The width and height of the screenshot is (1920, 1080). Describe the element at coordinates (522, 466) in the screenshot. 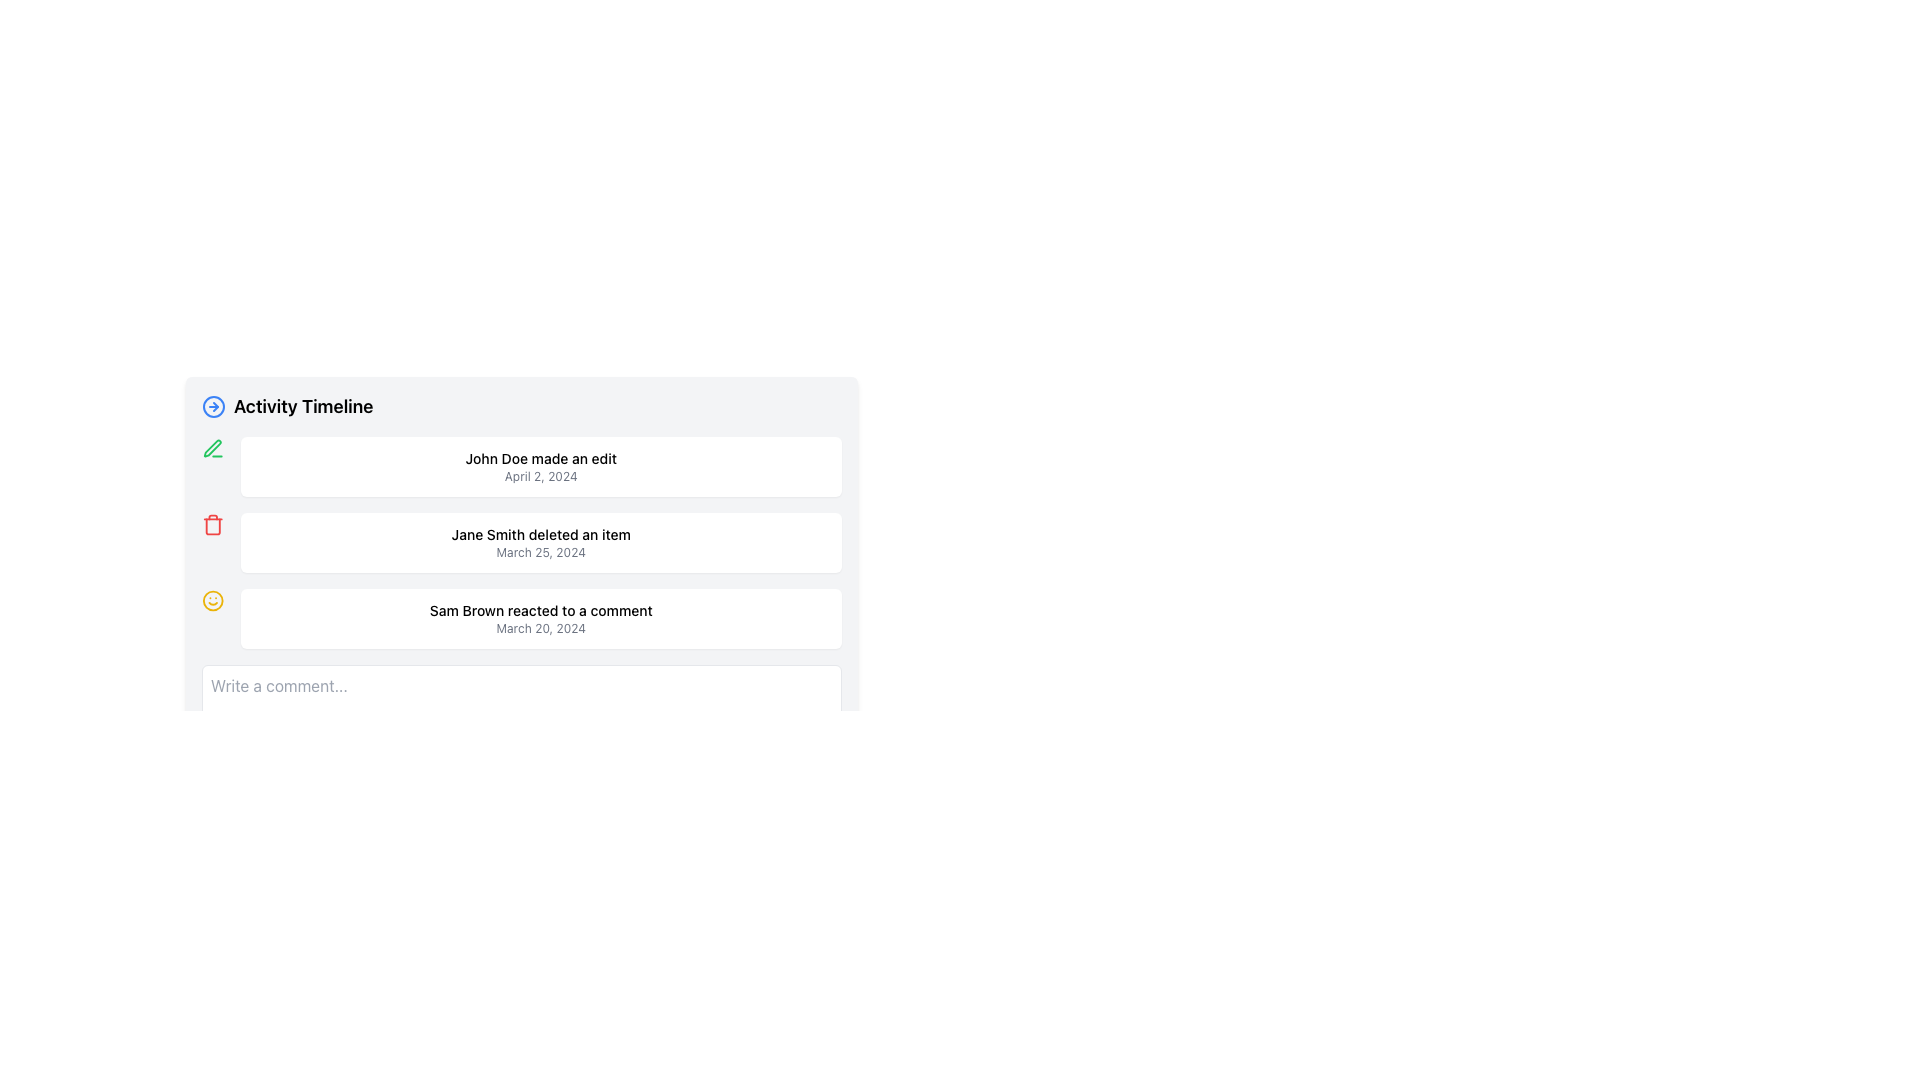

I see `the first card-like section in the activity feed which shows 'John Doe made an edit' and the timestamp 'April 2, 2024'` at that location.